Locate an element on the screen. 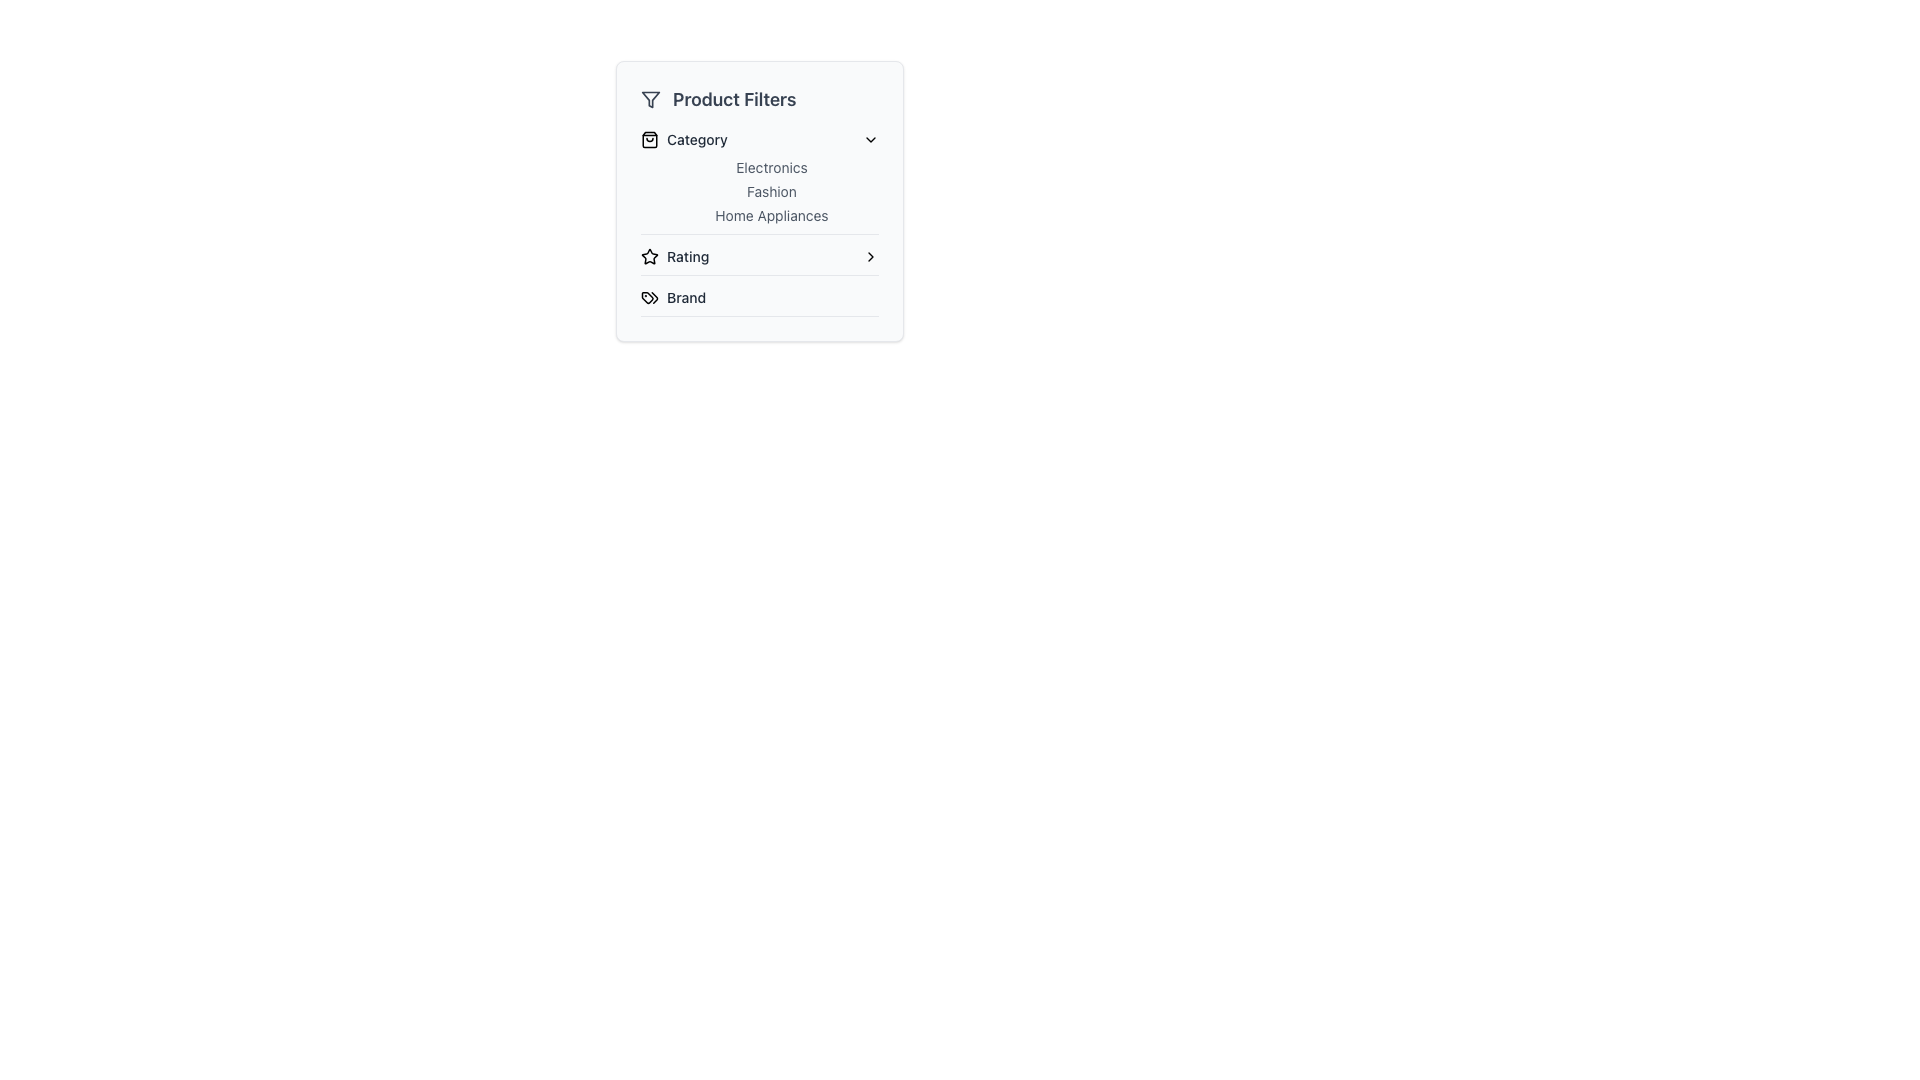 This screenshot has width=1920, height=1080. the star-shaped rating icon with a black outline, positioned to the left of the 'Rating' label in the user interface is located at coordinates (649, 256).